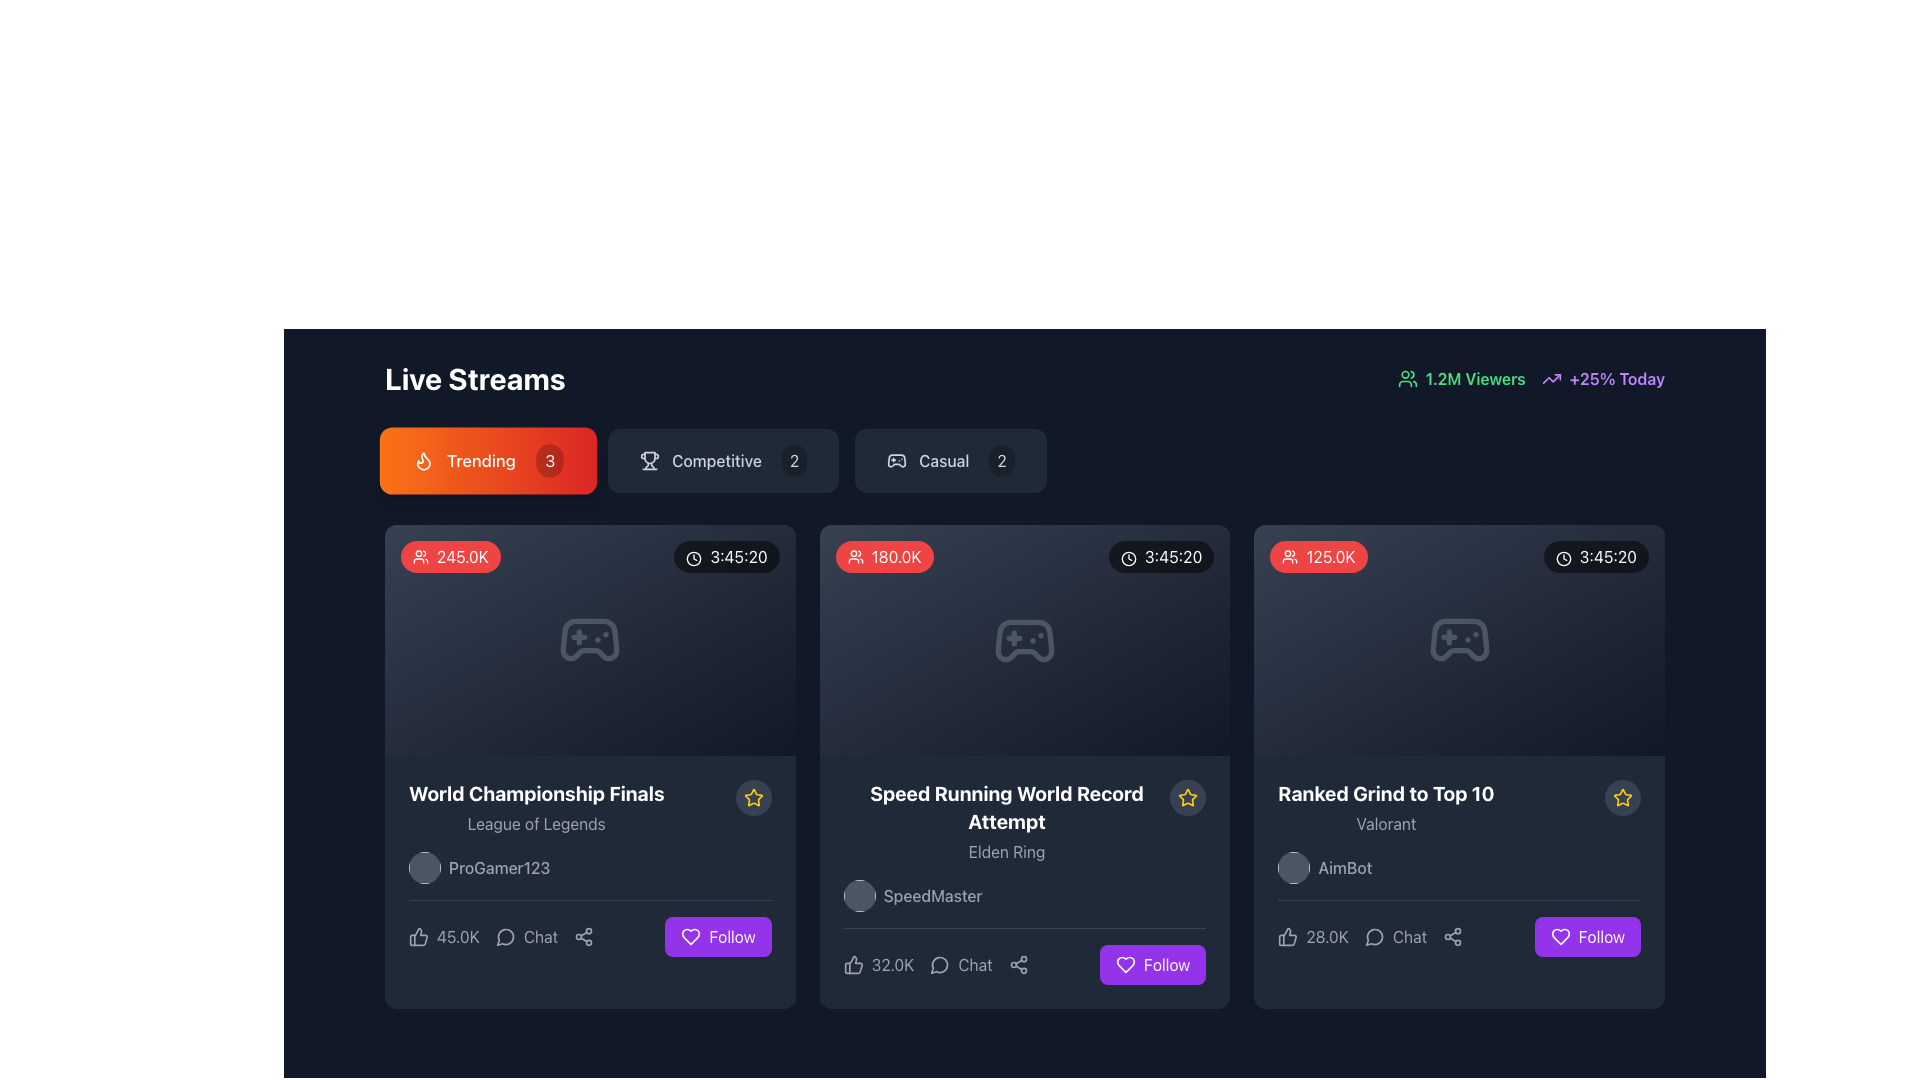 This screenshot has width=1920, height=1080. What do you see at coordinates (1459, 640) in the screenshot?
I see `the gaming content icon located at the center top of the third card in a row of horizontally displayed cards` at bounding box center [1459, 640].